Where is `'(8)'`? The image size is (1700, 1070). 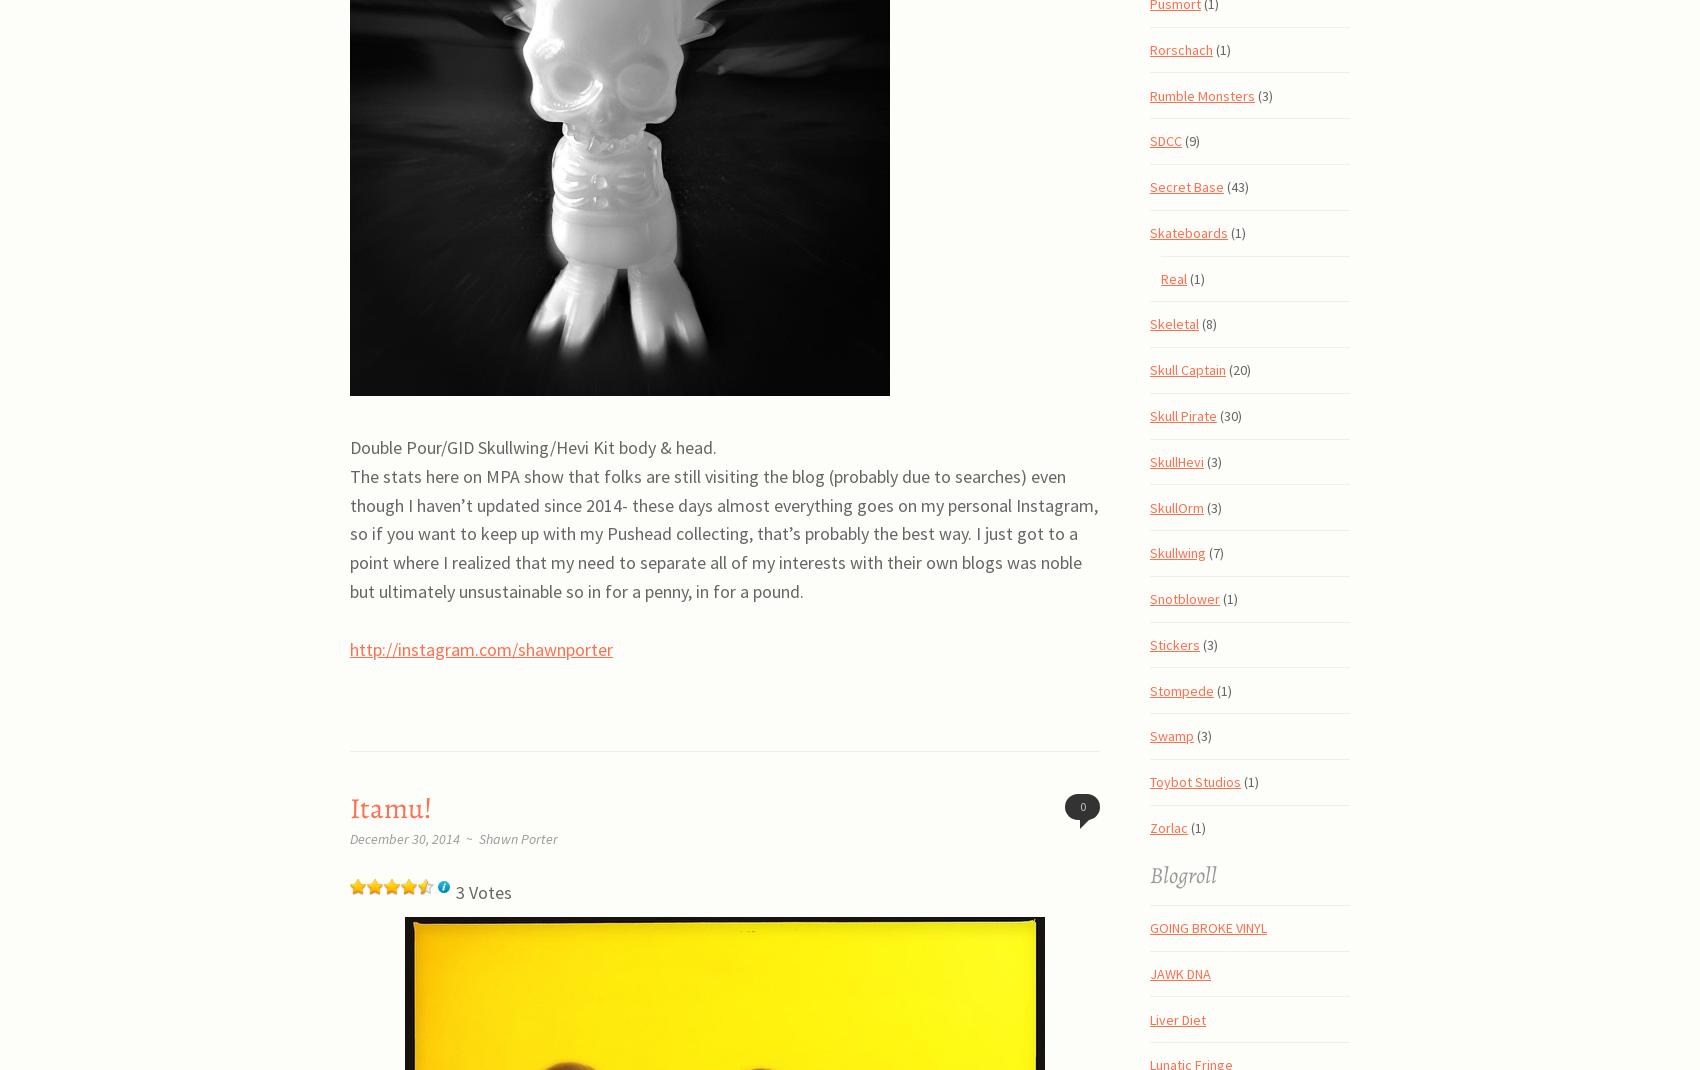 '(8)' is located at coordinates (1207, 323).